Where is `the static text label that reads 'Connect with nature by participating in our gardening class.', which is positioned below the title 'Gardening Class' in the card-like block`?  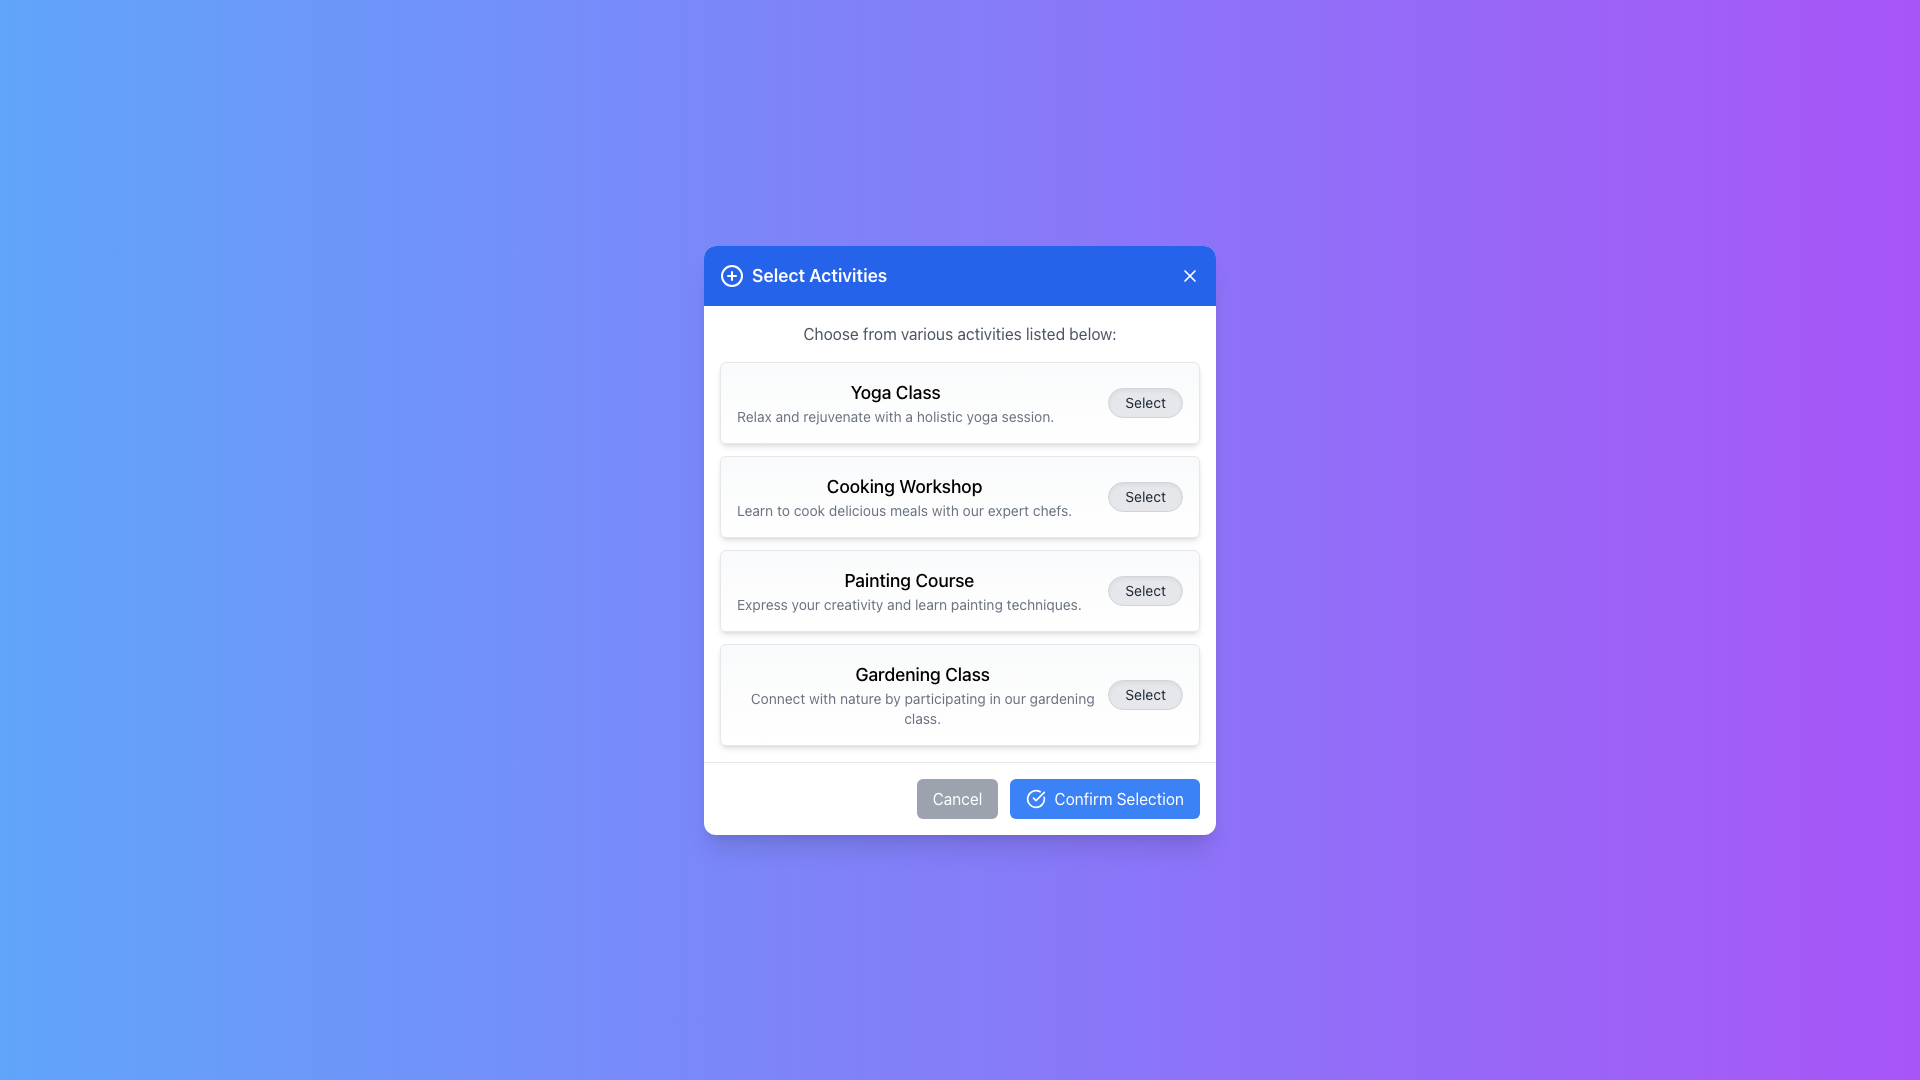
the static text label that reads 'Connect with nature by participating in our gardening class.', which is positioned below the title 'Gardening Class' in the card-like block is located at coordinates (921, 707).